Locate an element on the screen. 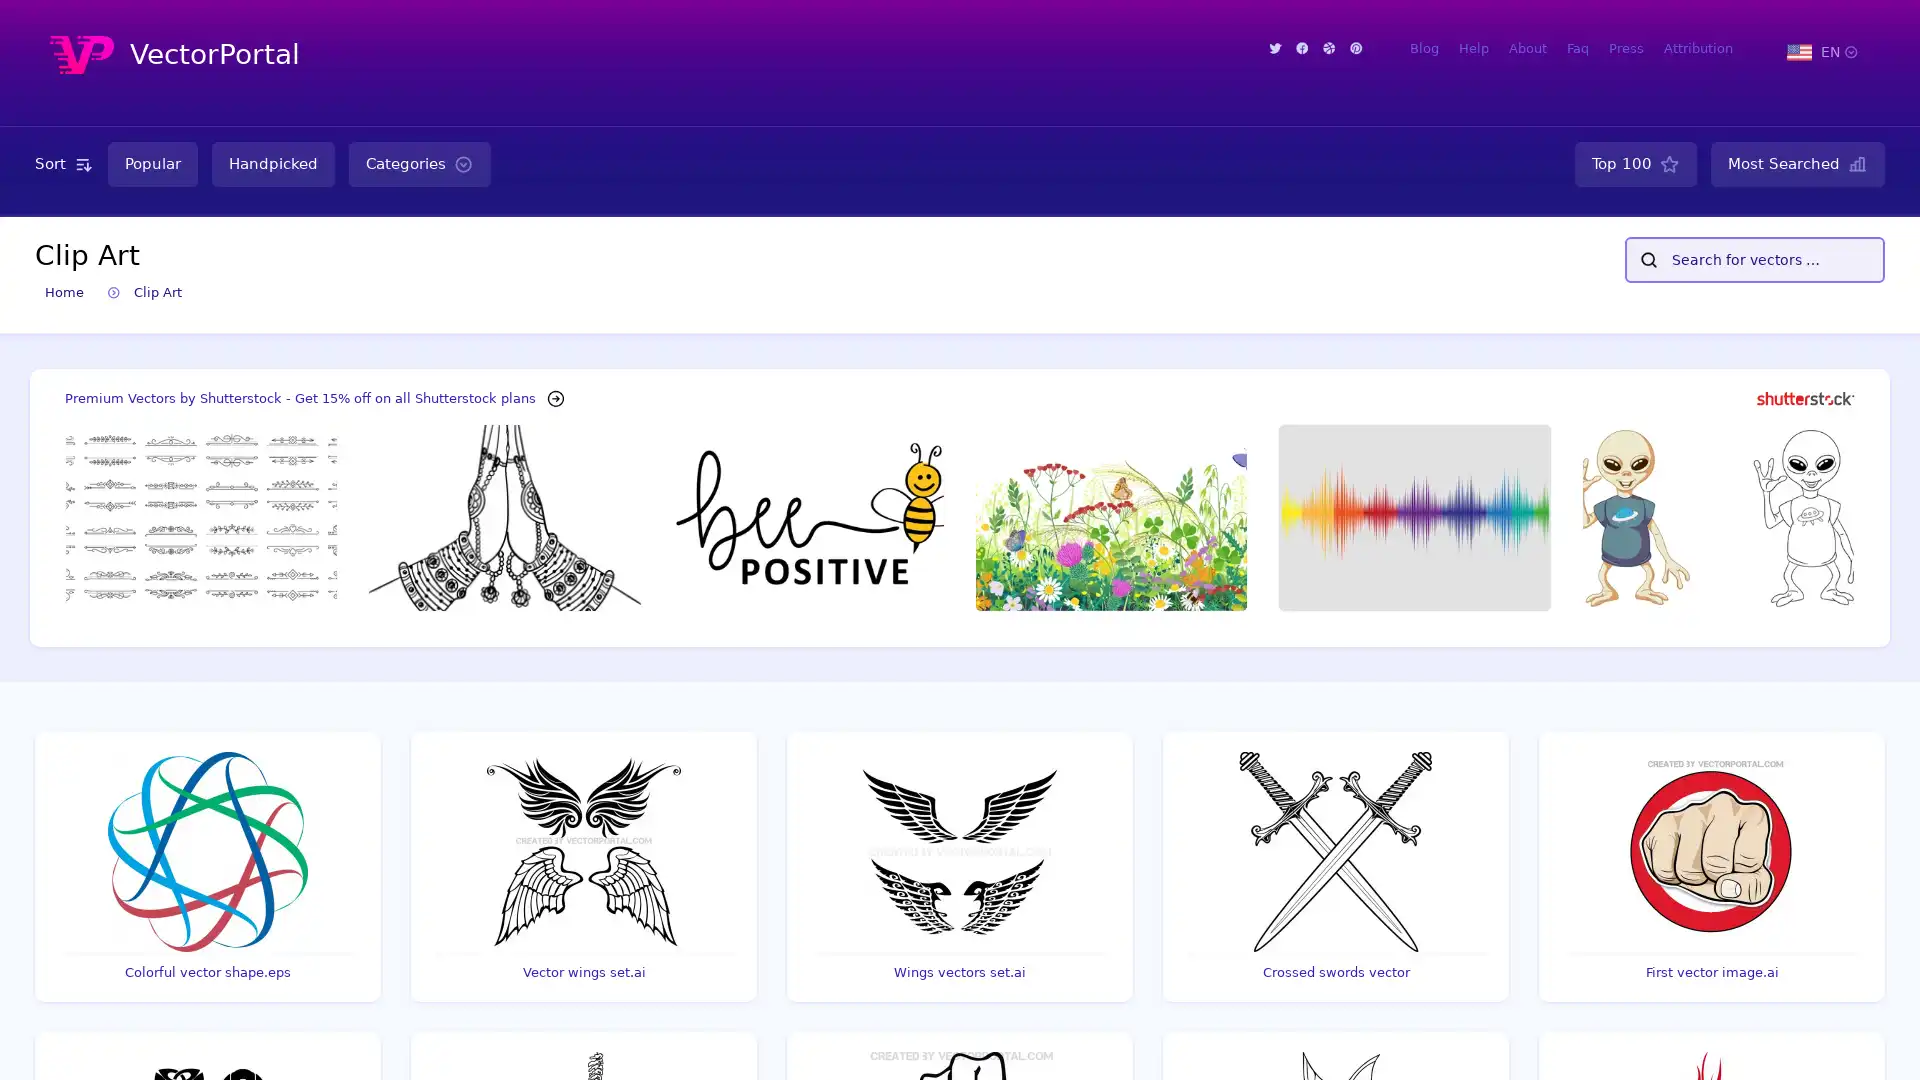  EN is located at coordinates (1821, 50).